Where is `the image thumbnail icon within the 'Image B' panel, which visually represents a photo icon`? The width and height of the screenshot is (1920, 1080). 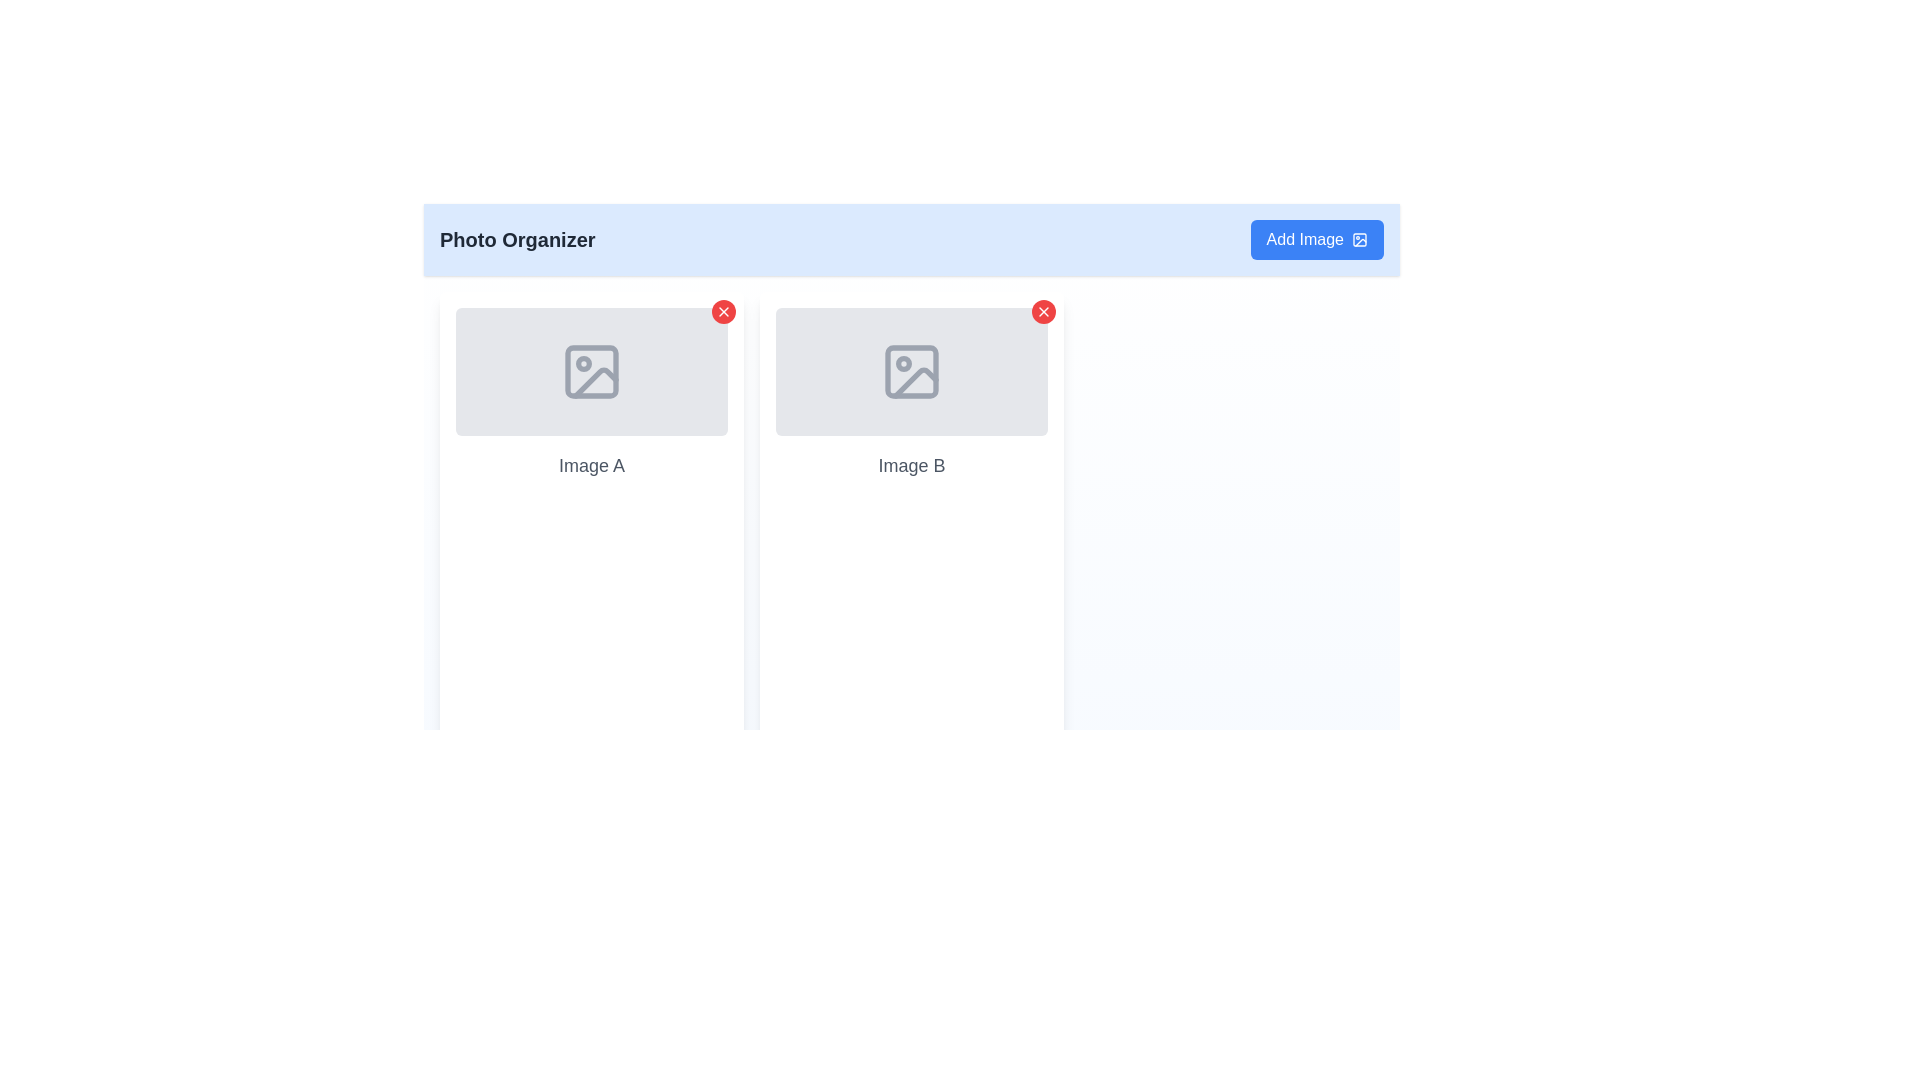 the image thumbnail icon within the 'Image B' panel, which visually represents a photo icon is located at coordinates (911, 371).